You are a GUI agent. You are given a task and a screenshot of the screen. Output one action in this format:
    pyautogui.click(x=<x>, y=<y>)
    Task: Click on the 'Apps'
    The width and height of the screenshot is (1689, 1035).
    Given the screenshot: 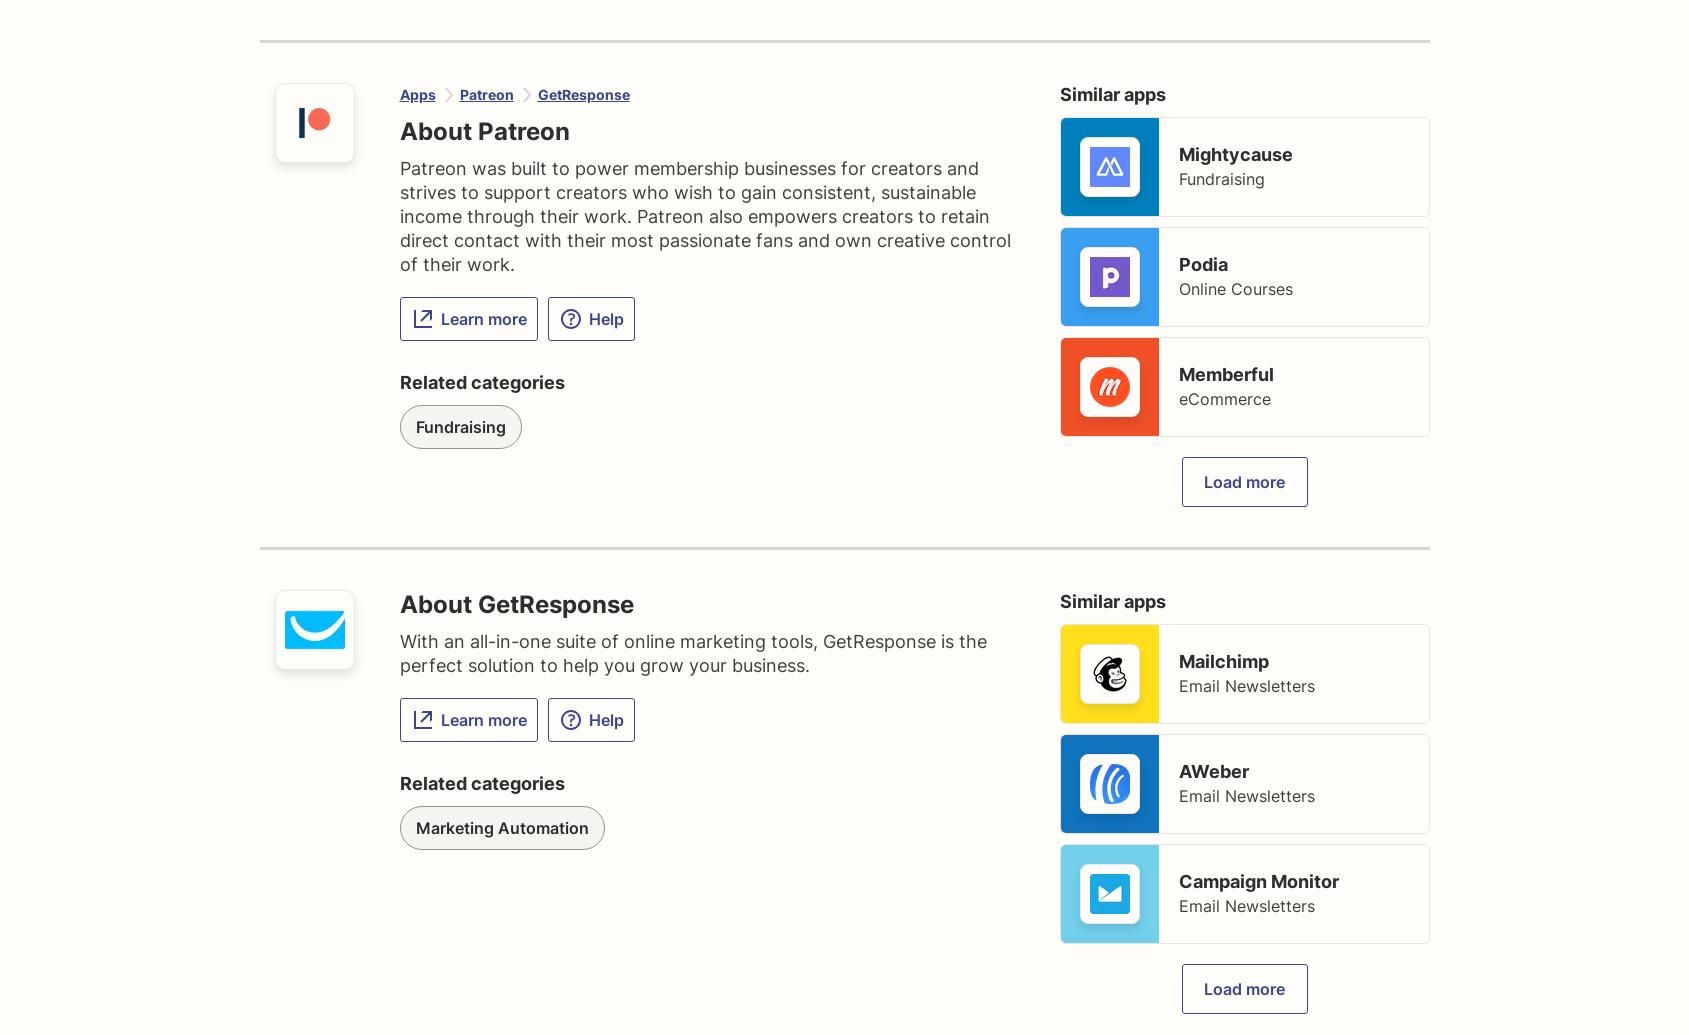 What is the action you would take?
    pyautogui.click(x=416, y=94)
    